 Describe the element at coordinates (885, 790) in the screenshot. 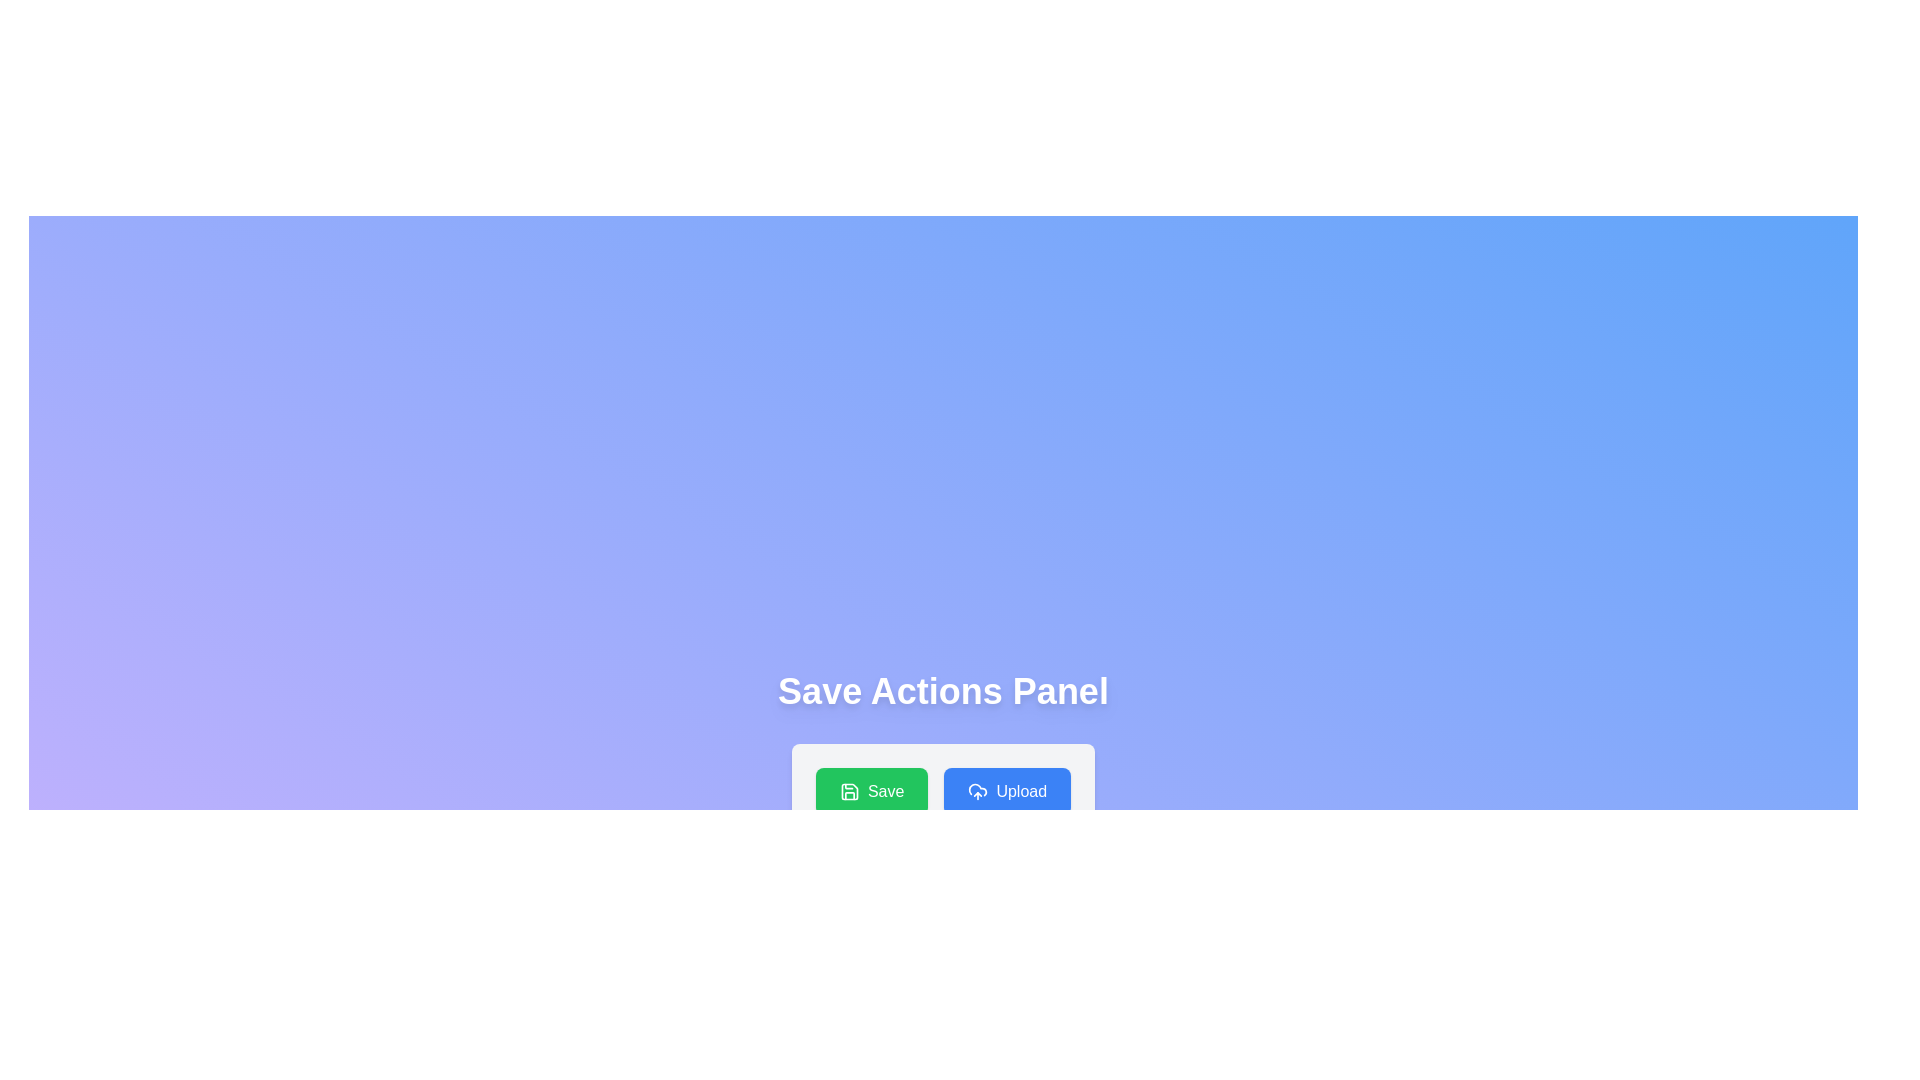

I see `the 'Save' button, which features white text on a green rounded rectangular background` at that location.